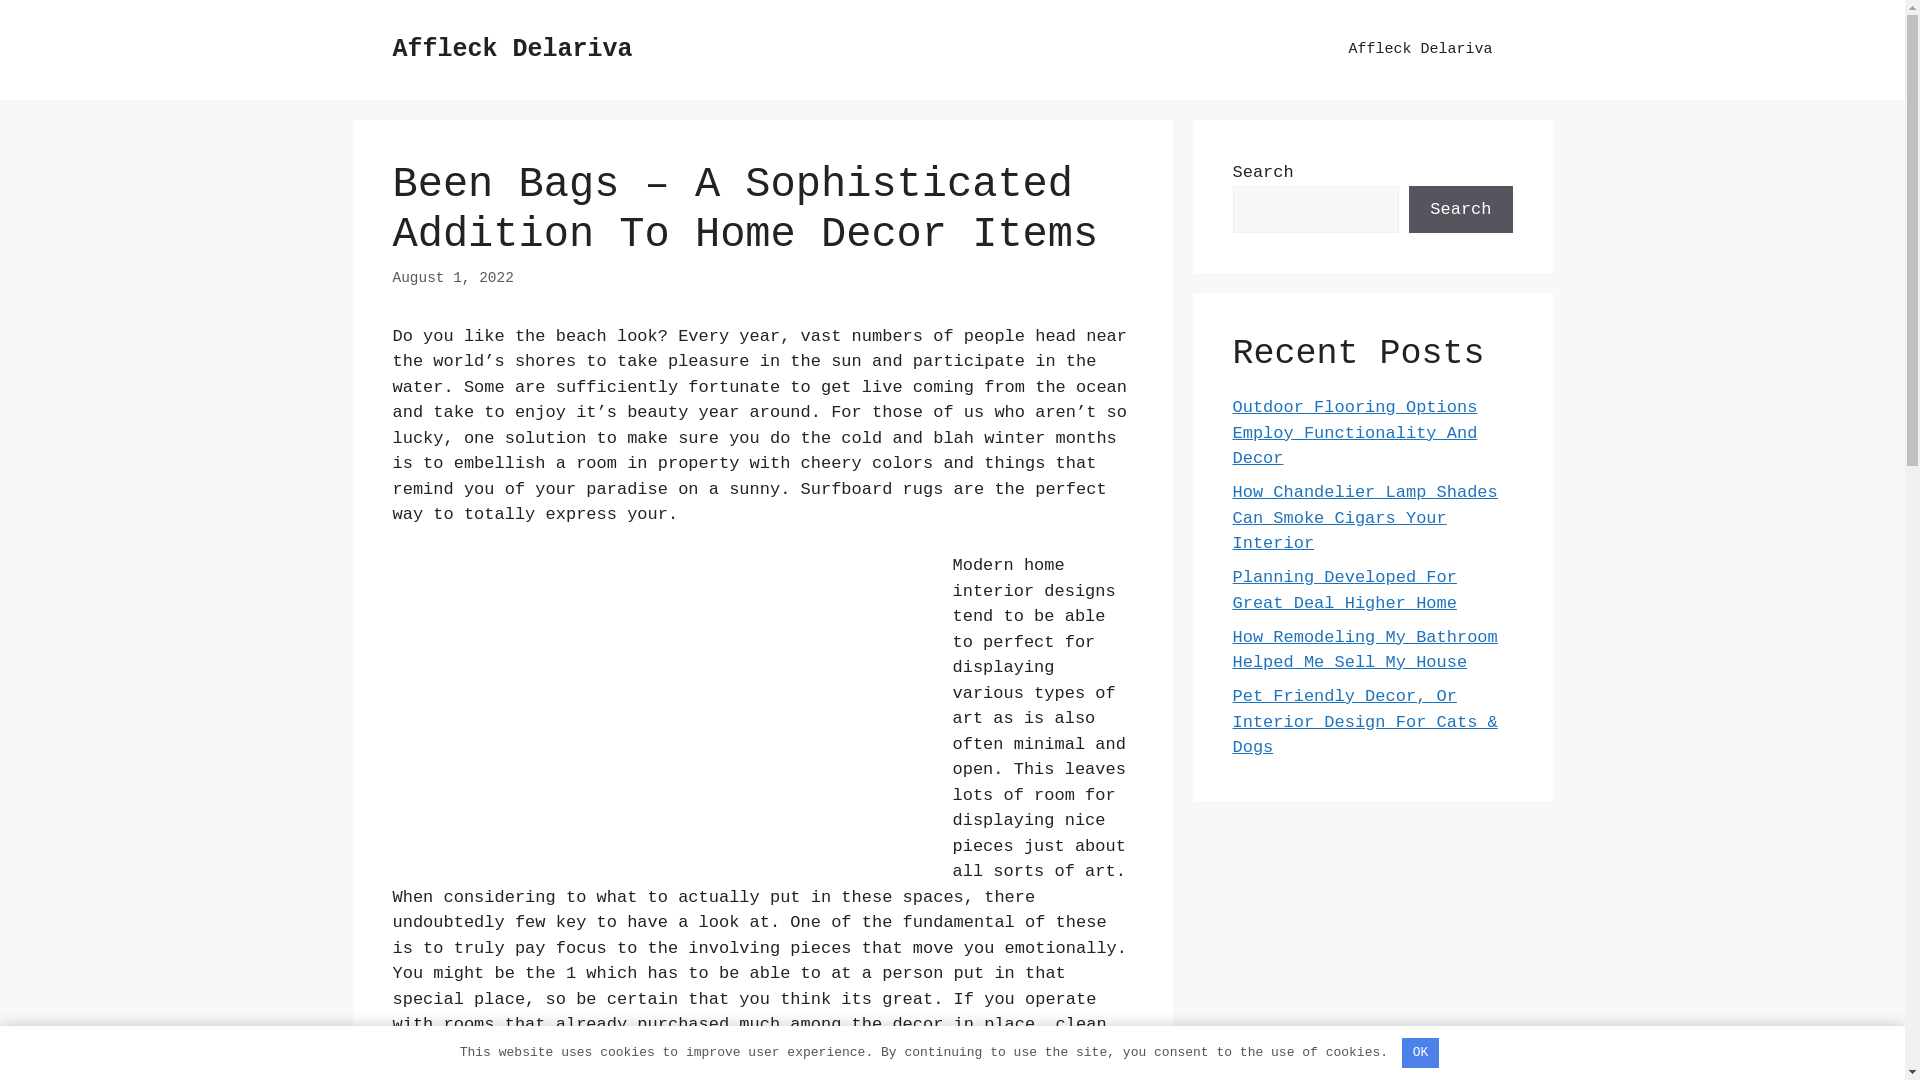  What do you see at coordinates (1460, 209) in the screenshot?
I see `'Search'` at bounding box center [1460, 209].